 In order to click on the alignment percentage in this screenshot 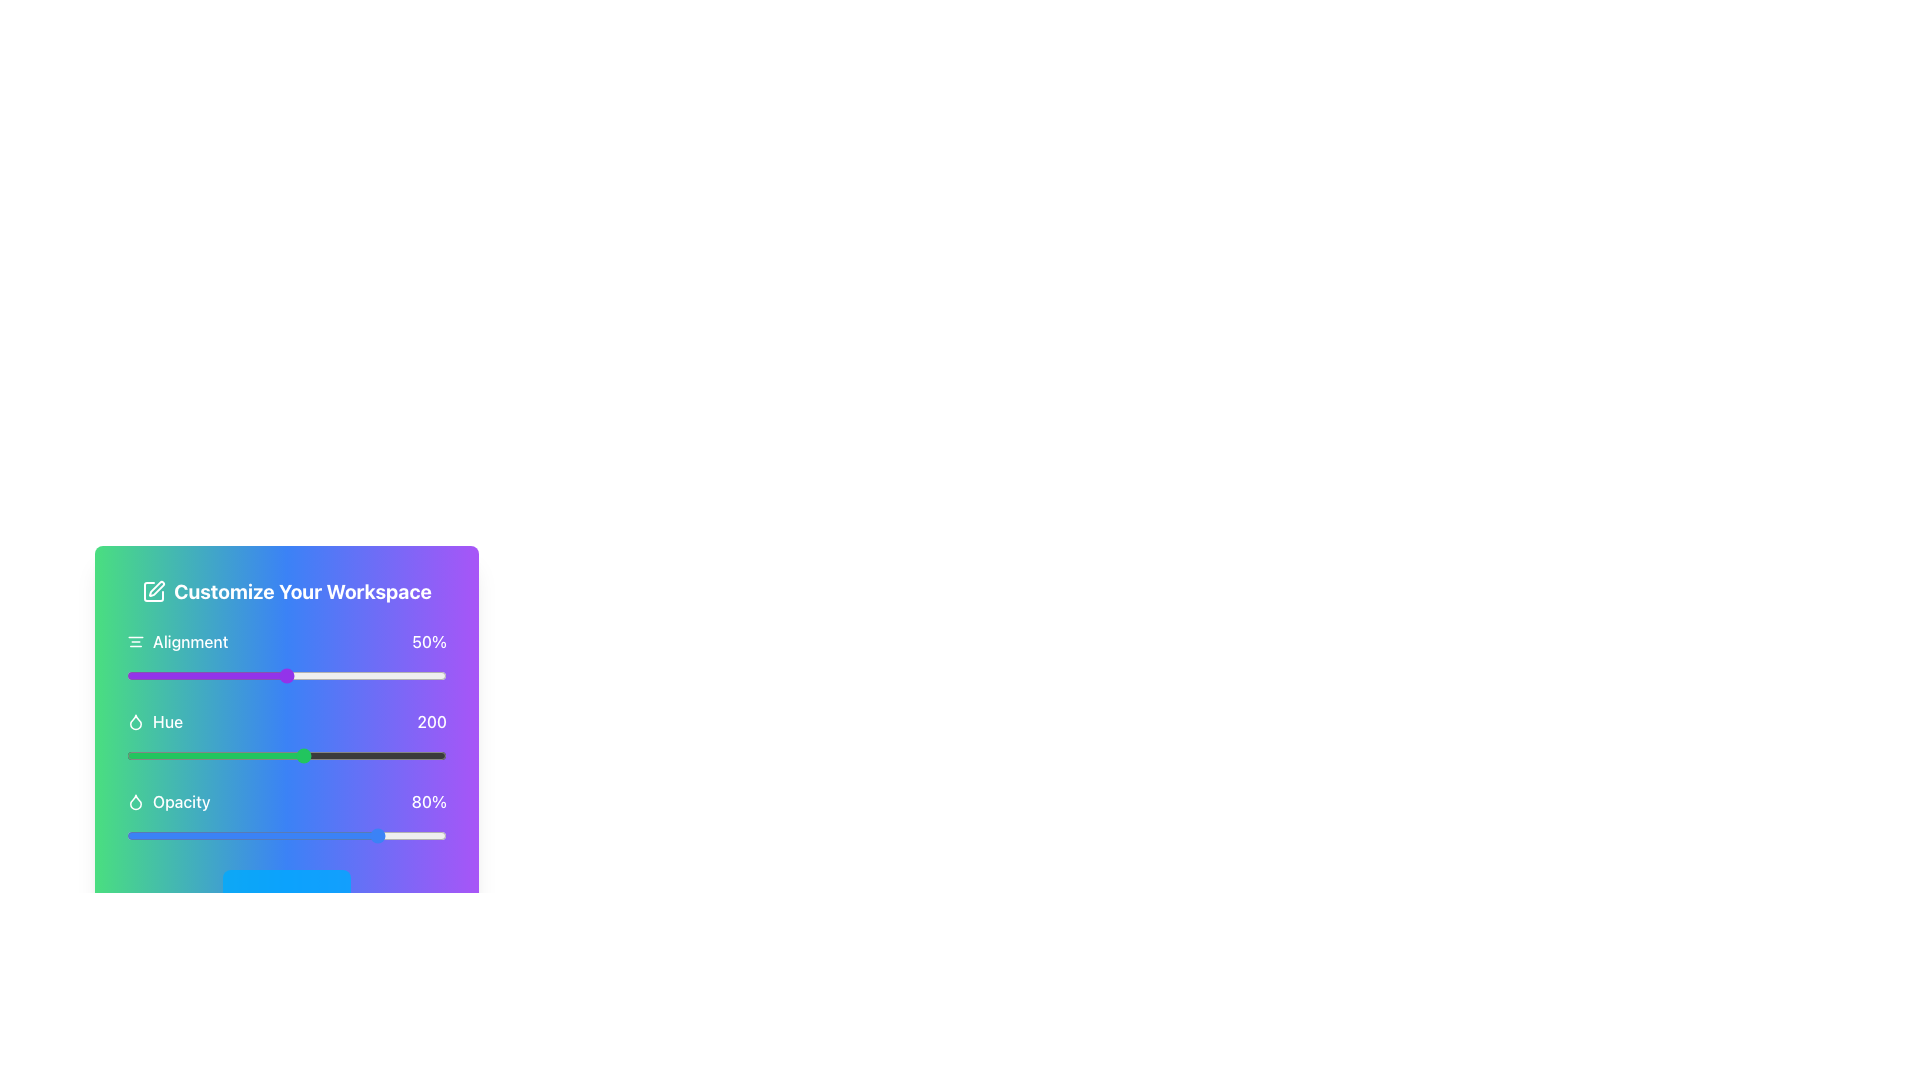, I will do `click(442, 675)`.